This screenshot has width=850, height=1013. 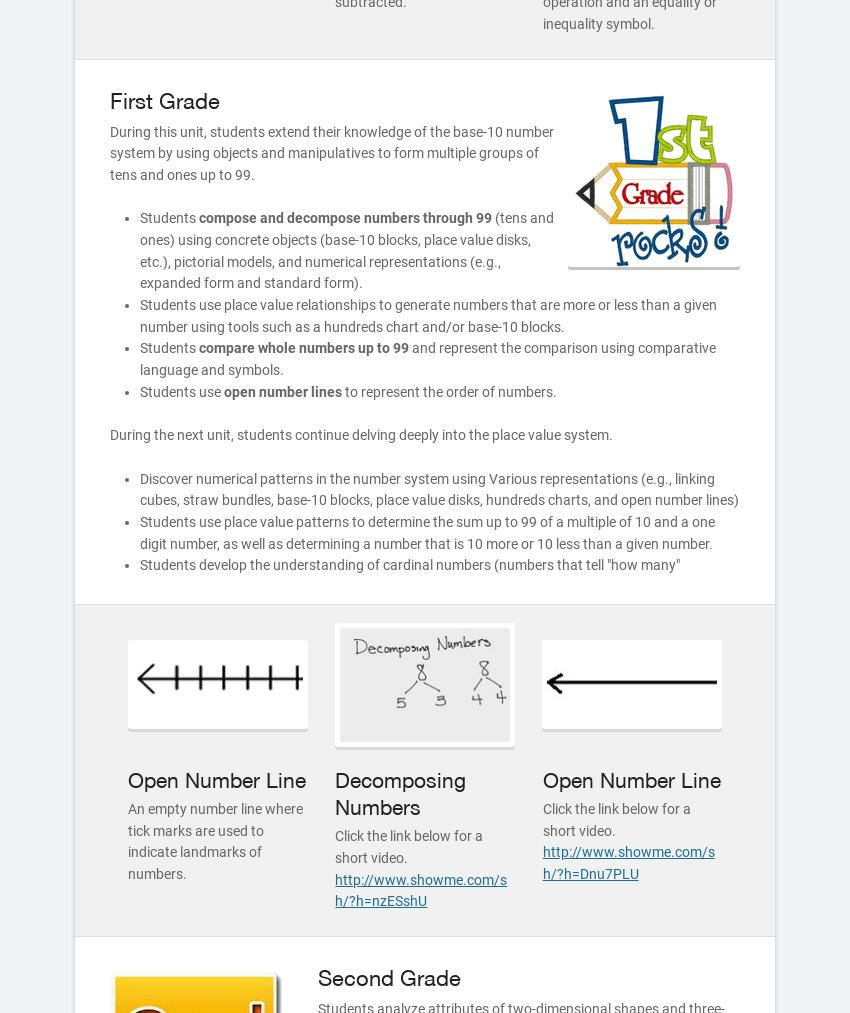 I want to click on 'During this unit, students extend their knowledge of the base-10 number system by using objects and manipulatives to form multiple groups of tens and ones up to 99.', so click(x=332, y=152).